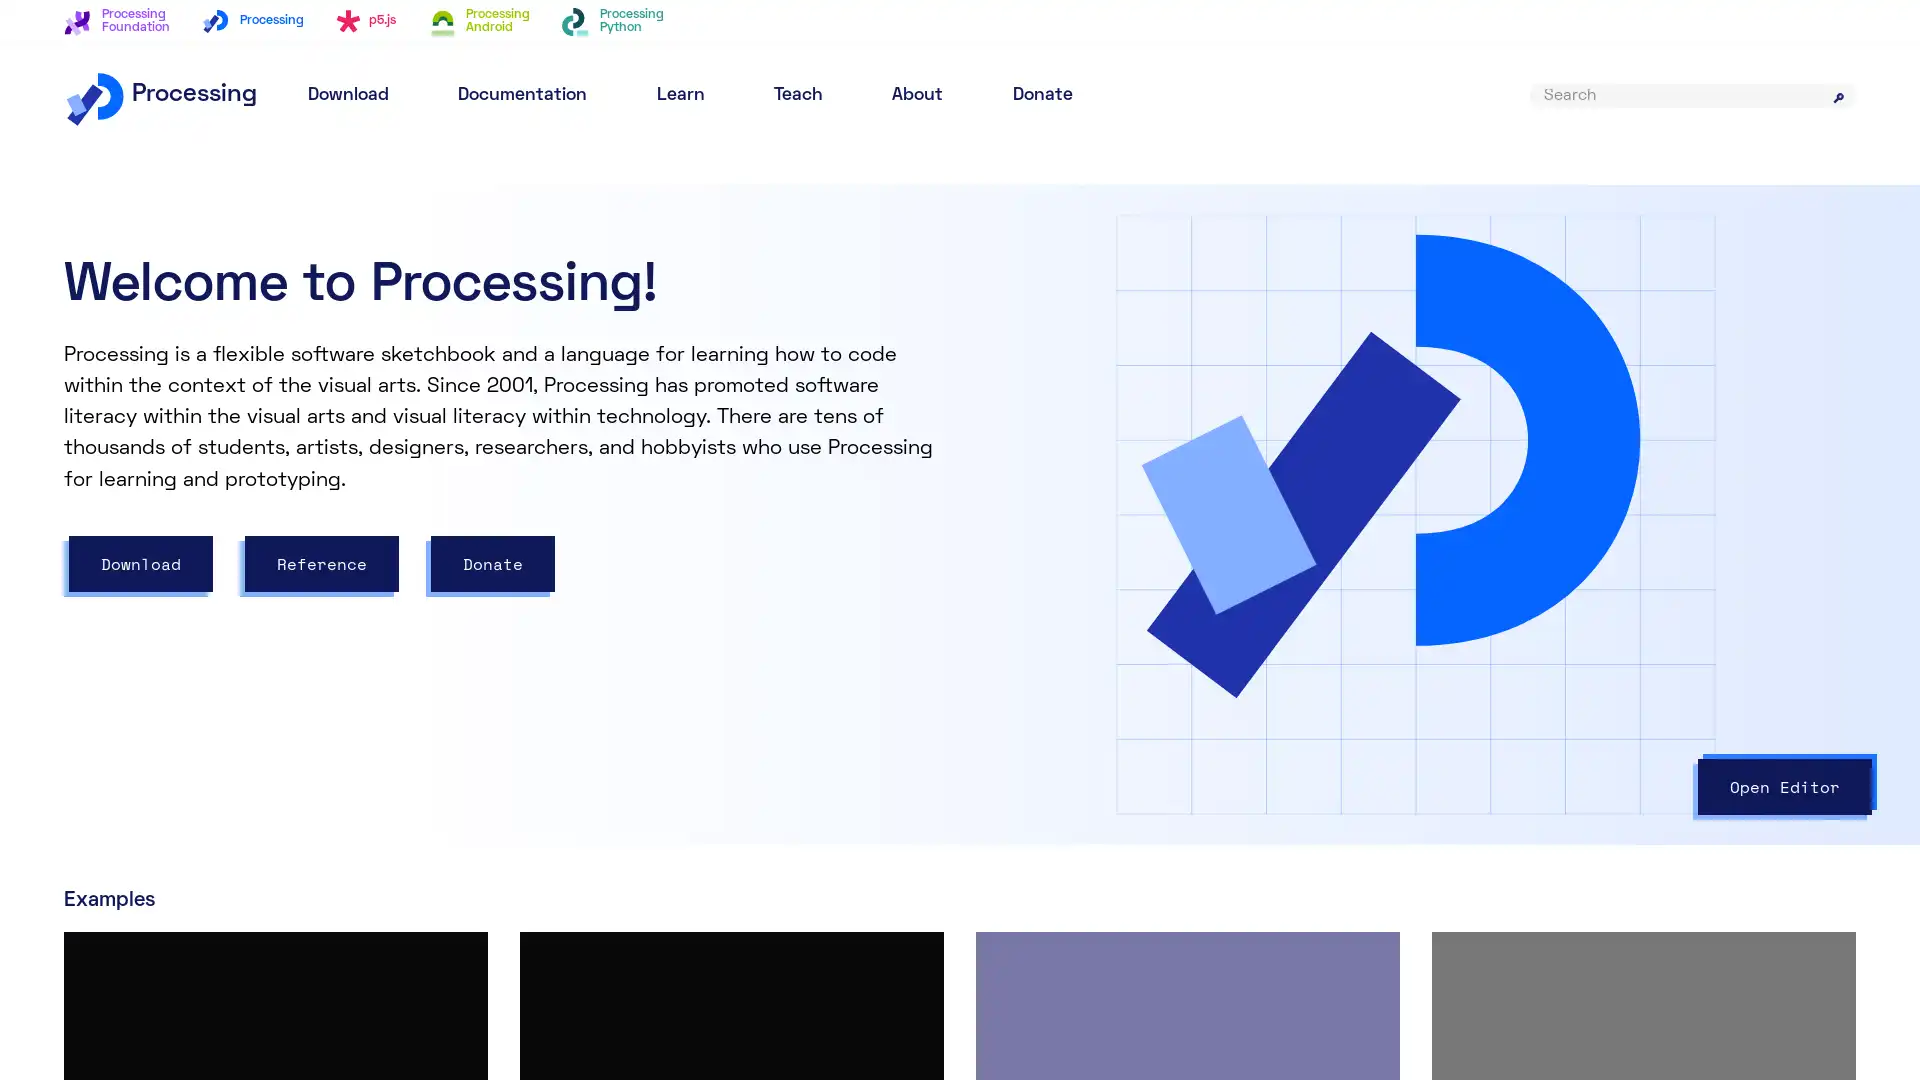  What do you see at coordinates (1189, 248) in the screenshot?
I see `true` at bounding box center [1189, 248].